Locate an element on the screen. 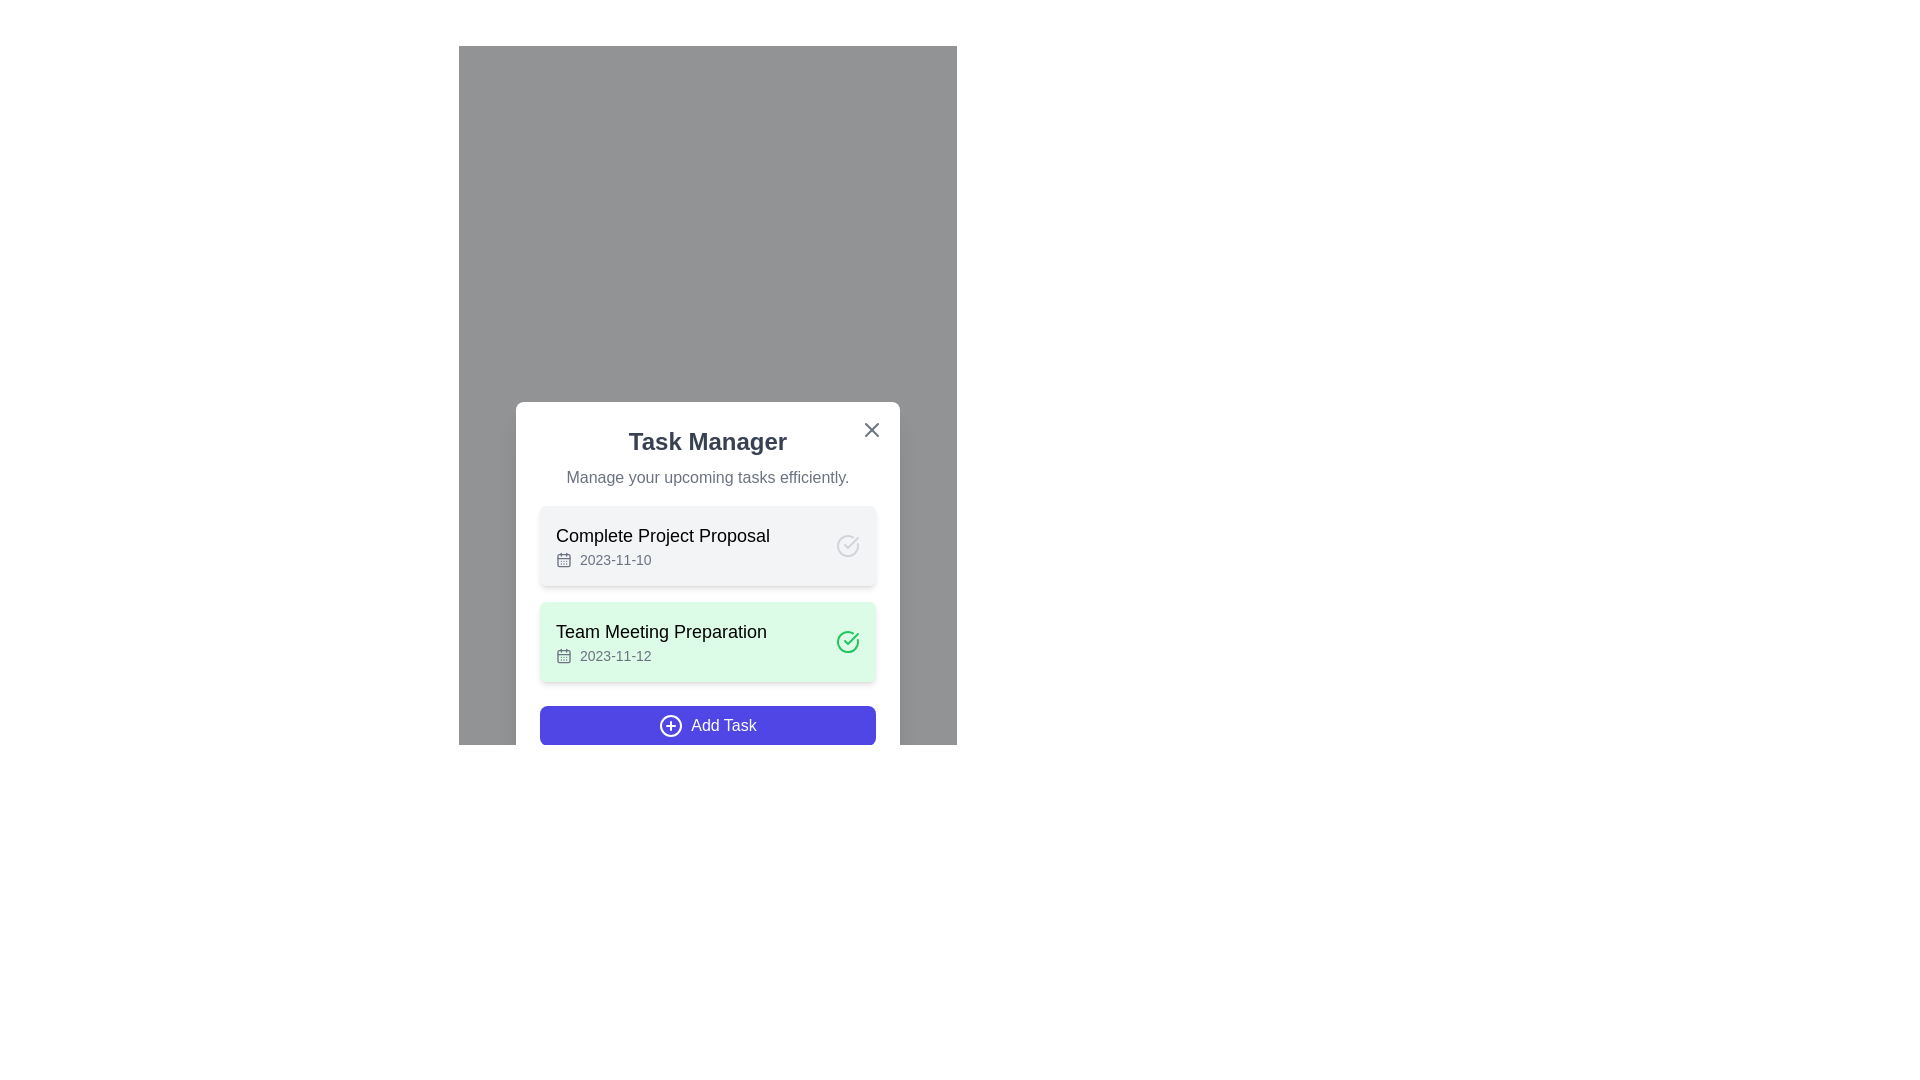 This screenshot has height=1080, width=1920. task title 'Complete Project Proposal' and its deadline '2023-11-10' from the first task card in the modal window is located at coordinates (708, 546).